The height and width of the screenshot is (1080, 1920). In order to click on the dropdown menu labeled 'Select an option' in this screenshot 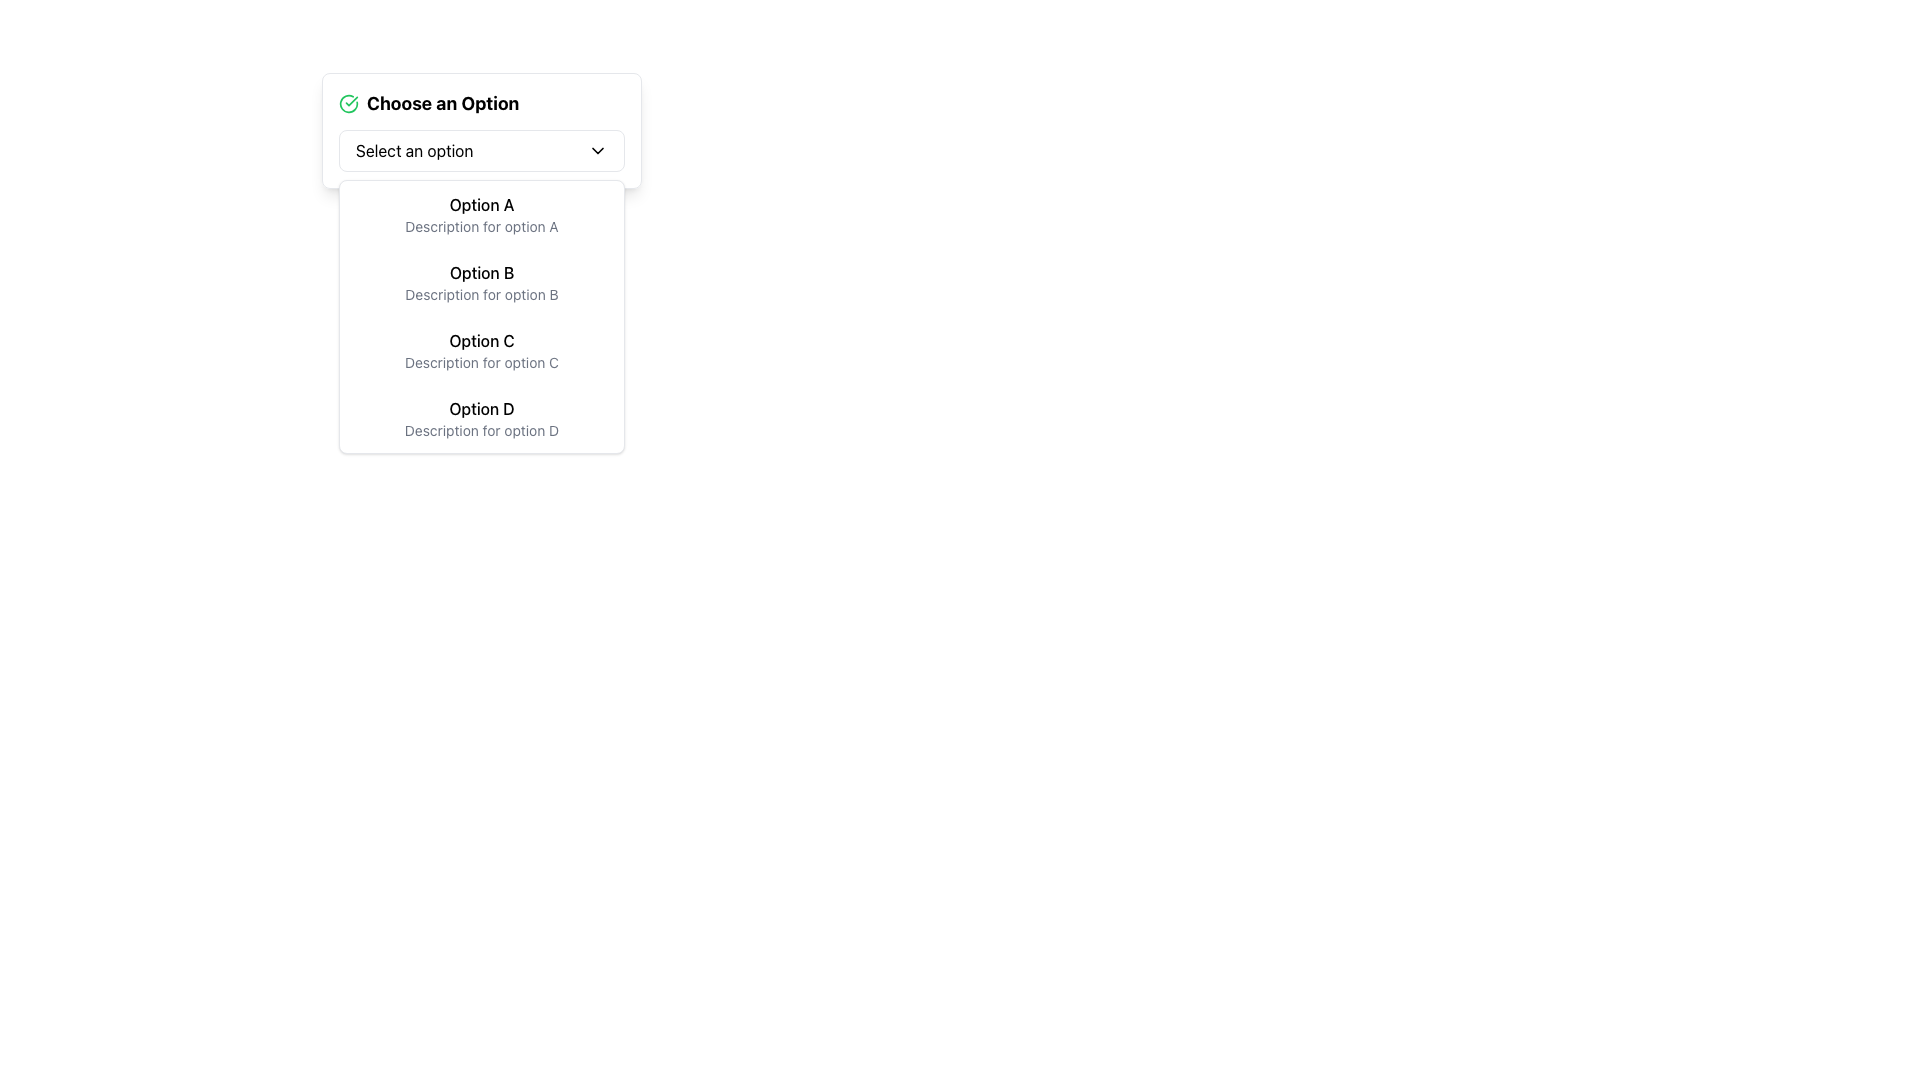, I will do `click(481, 149)`.